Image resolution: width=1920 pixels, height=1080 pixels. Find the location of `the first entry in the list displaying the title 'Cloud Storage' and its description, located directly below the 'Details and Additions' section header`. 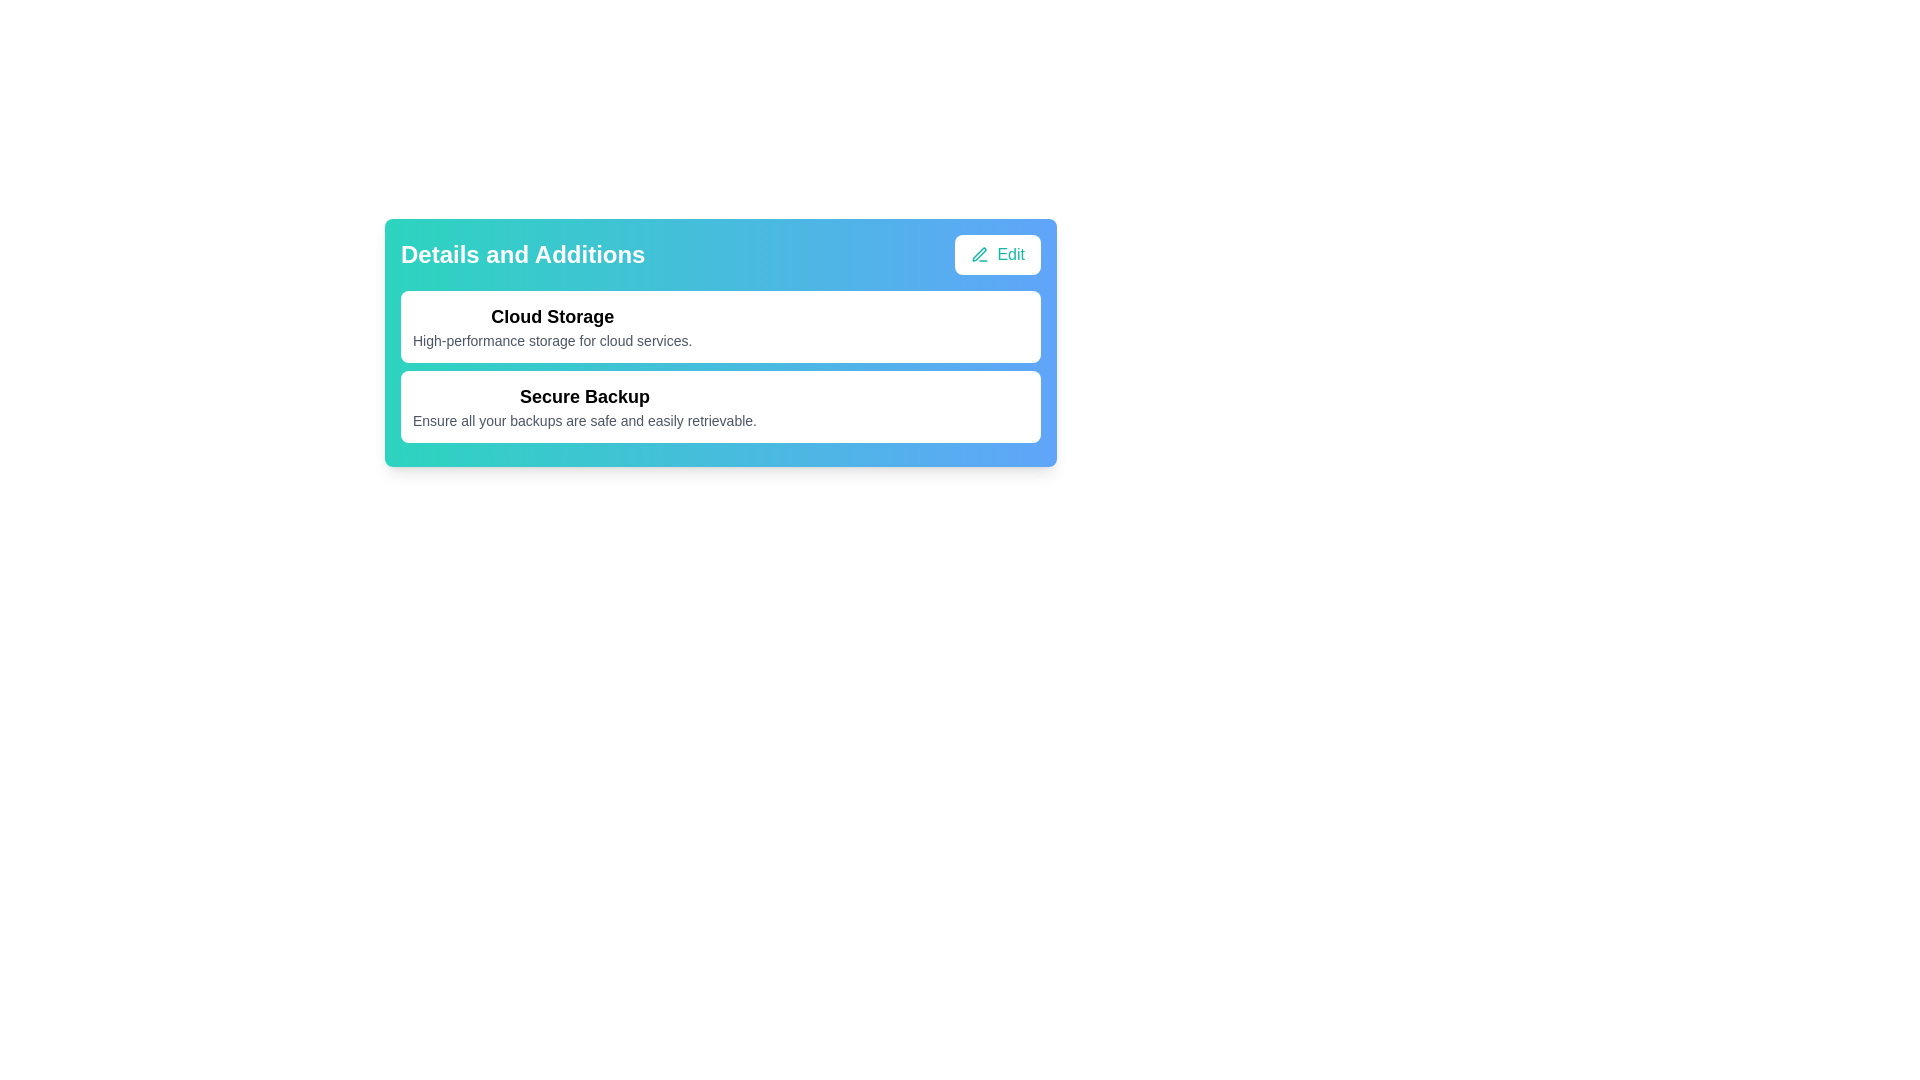

the first entry in the list displaying the title 'Cloud Storage' and its description, located directly below the 'Details and Additions' section header is located at coordinates (552, 326).